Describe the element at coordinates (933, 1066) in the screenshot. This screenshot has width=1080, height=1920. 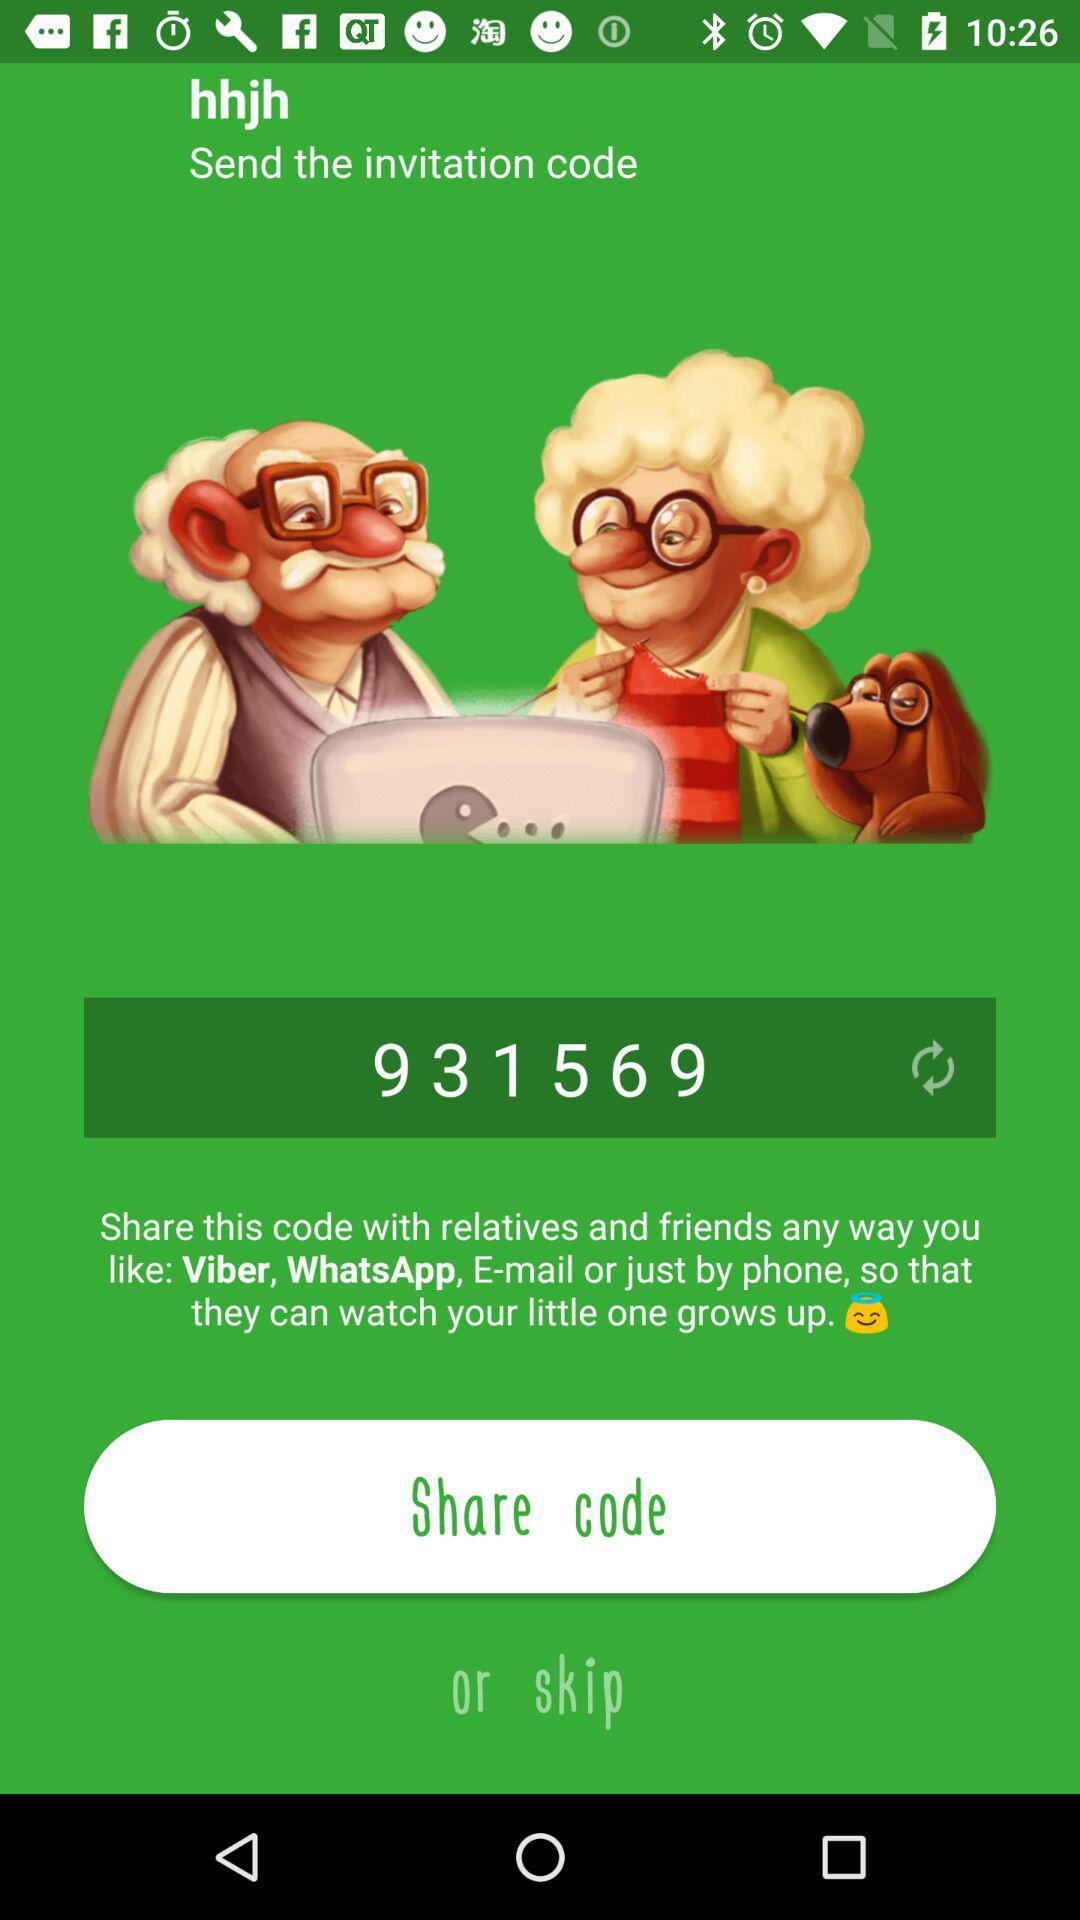
I see `item next to 9 3 1 icon` at that location.